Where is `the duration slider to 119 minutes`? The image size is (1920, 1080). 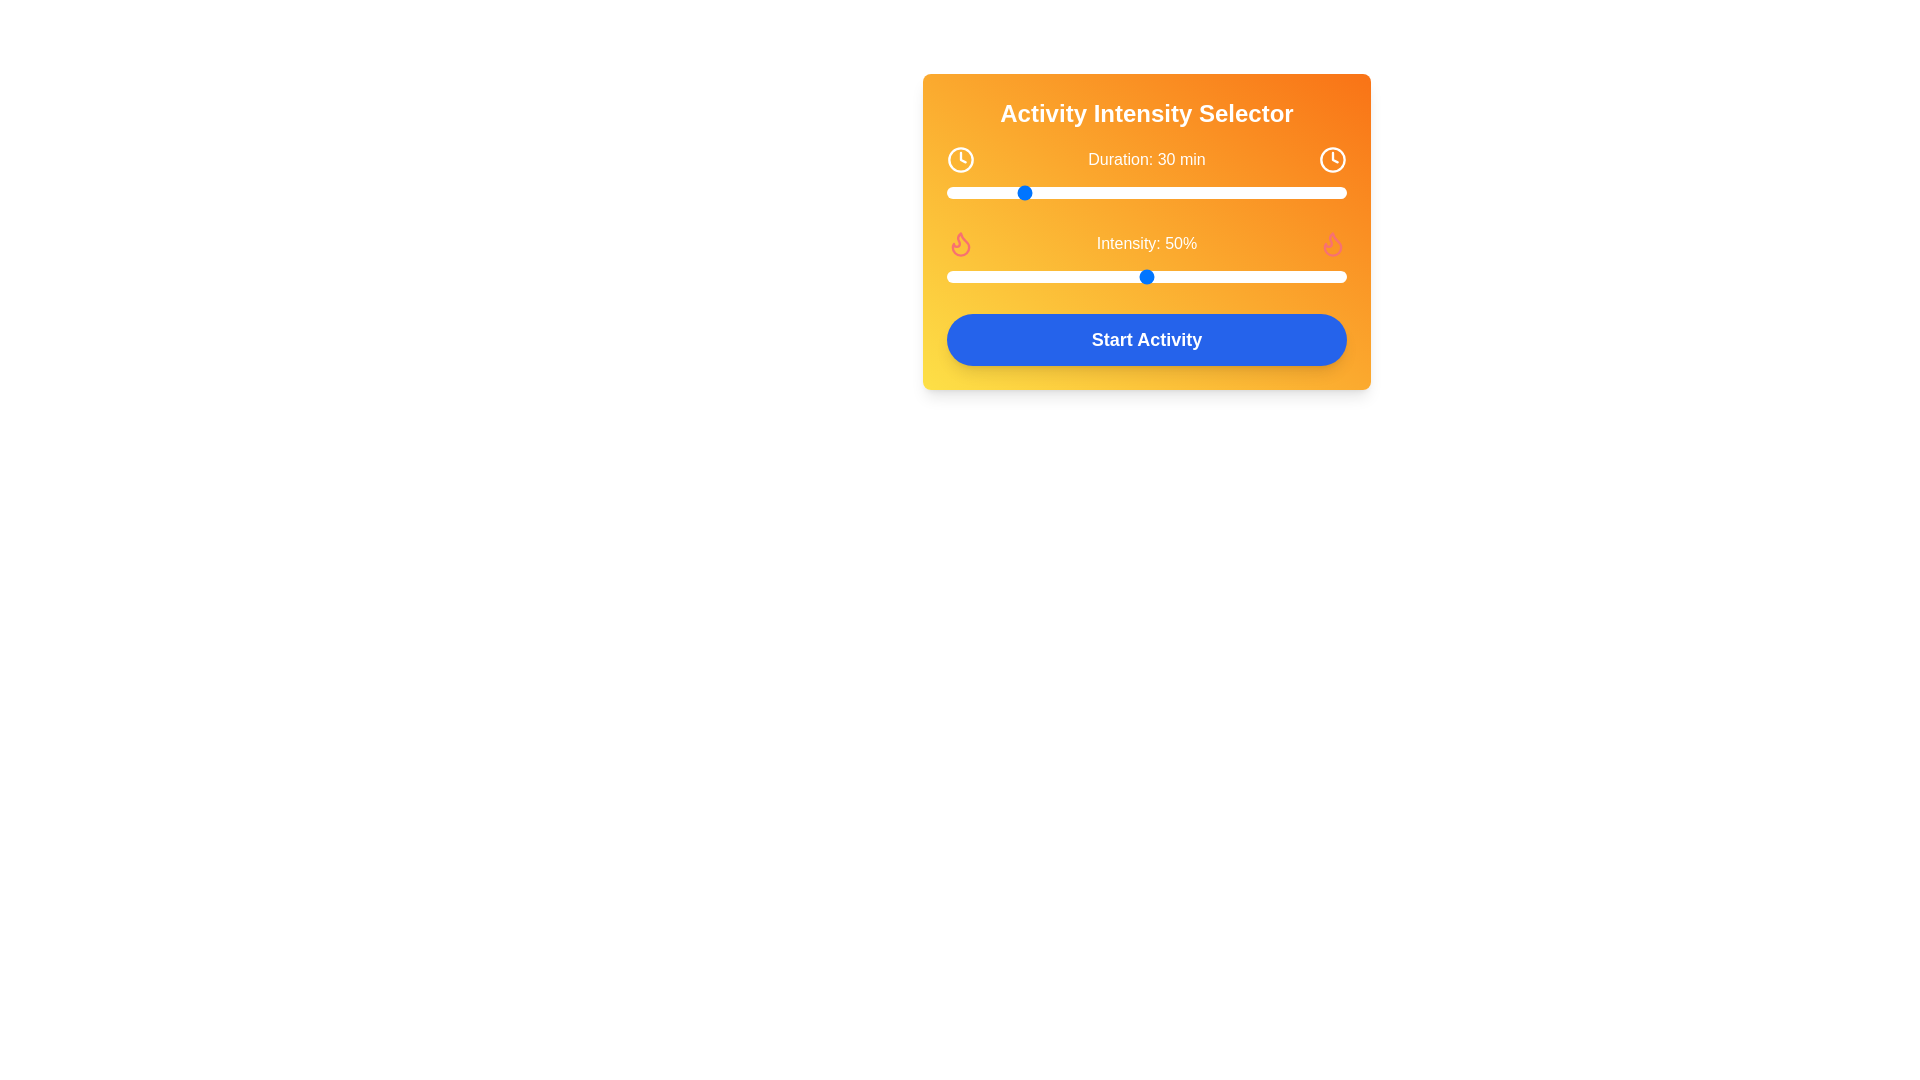 the duration slider to 119 minutes is located at coordinates (1343, 192).